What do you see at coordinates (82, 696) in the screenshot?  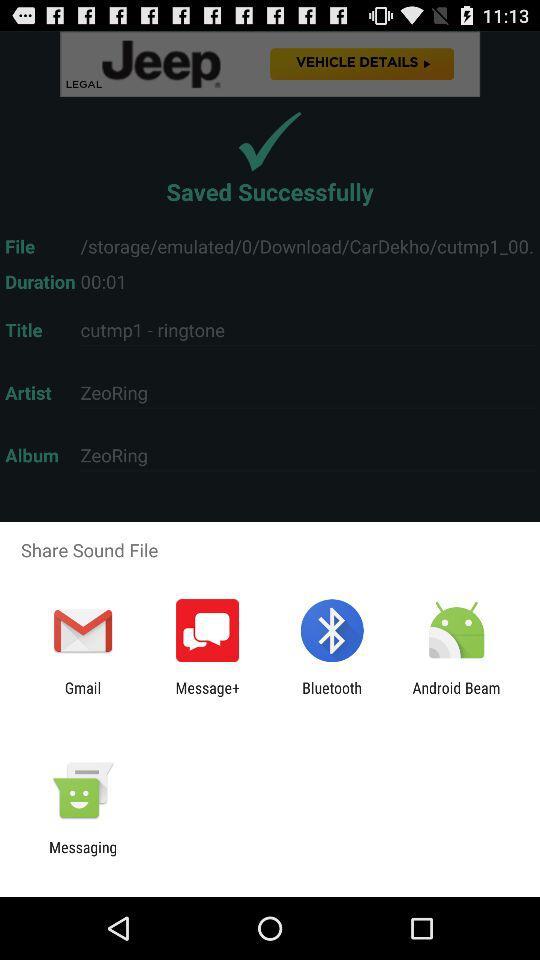 I see `gmail item` at bounding box center [82, 696].